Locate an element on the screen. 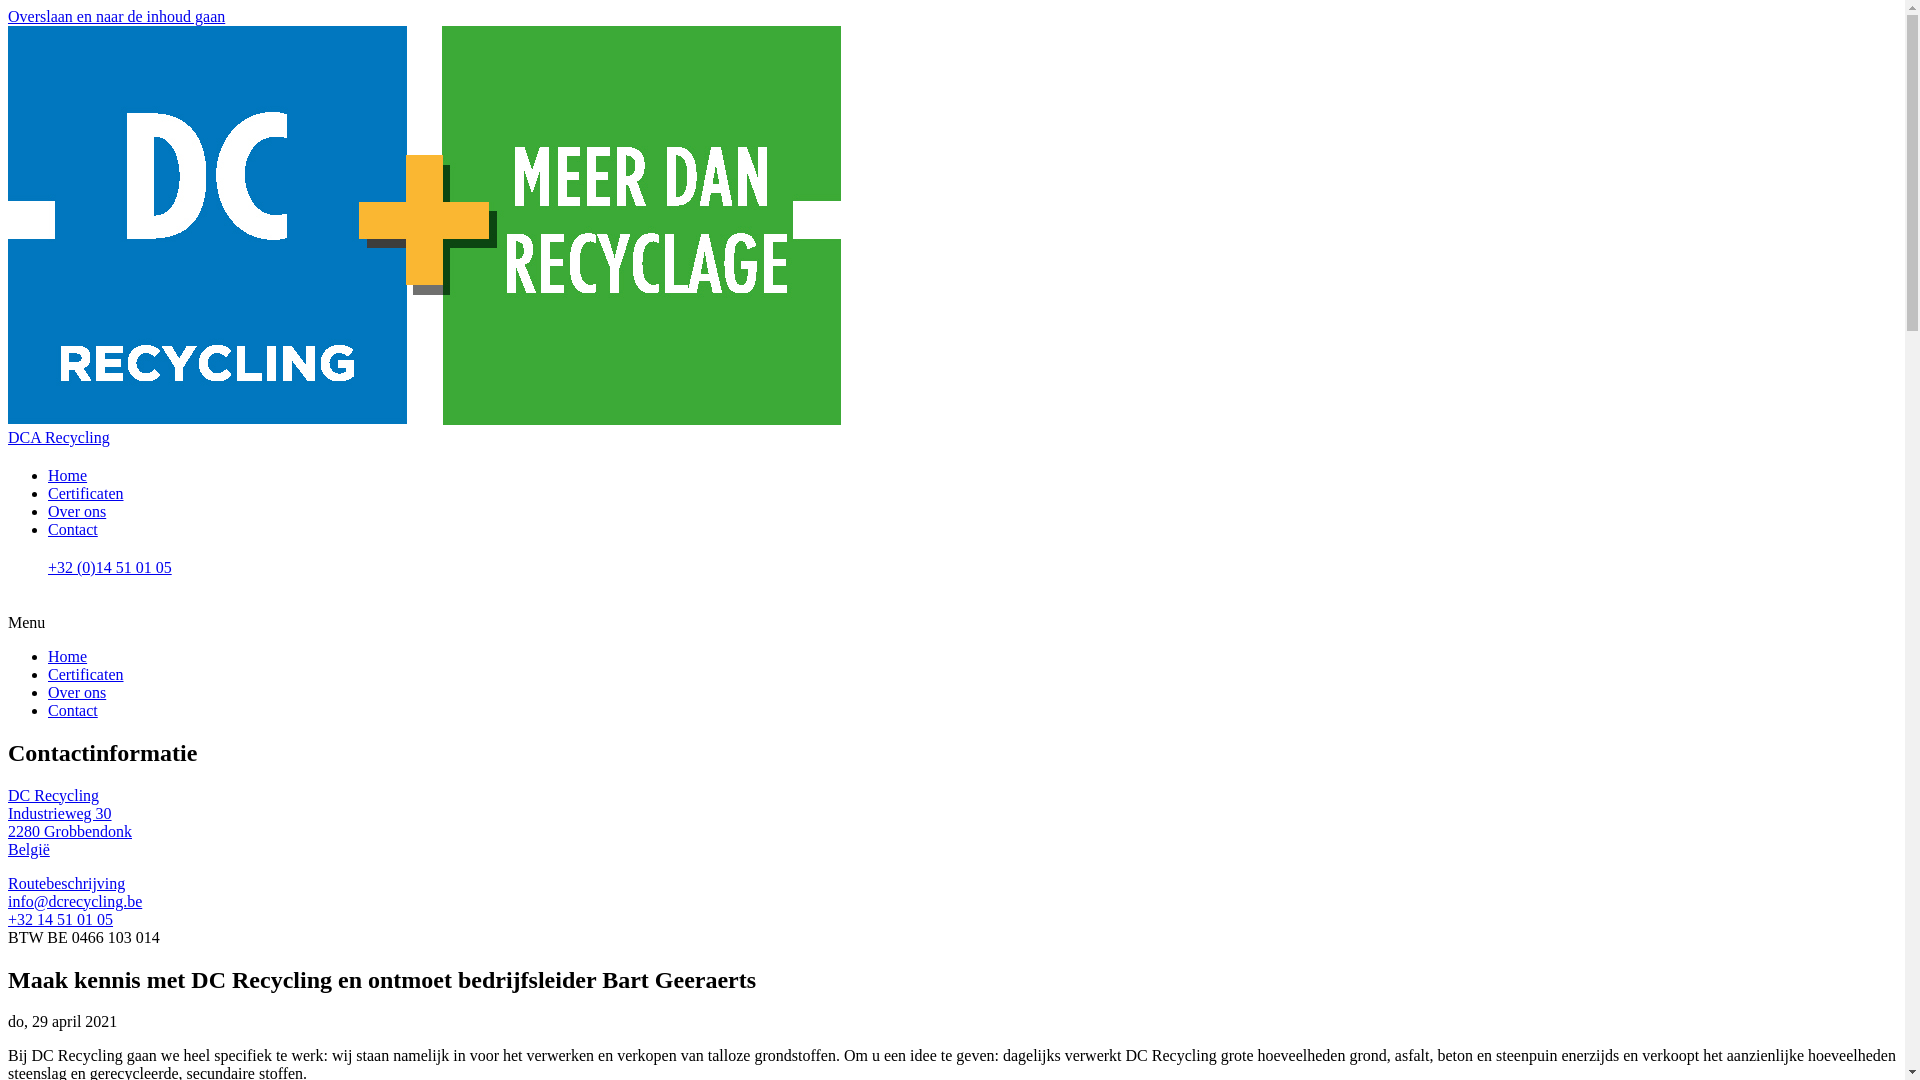 Image resolution: width=1920 pixels, height=1080 pixels. '+32 14 51 01 05' is located at coordinates (8, 919).